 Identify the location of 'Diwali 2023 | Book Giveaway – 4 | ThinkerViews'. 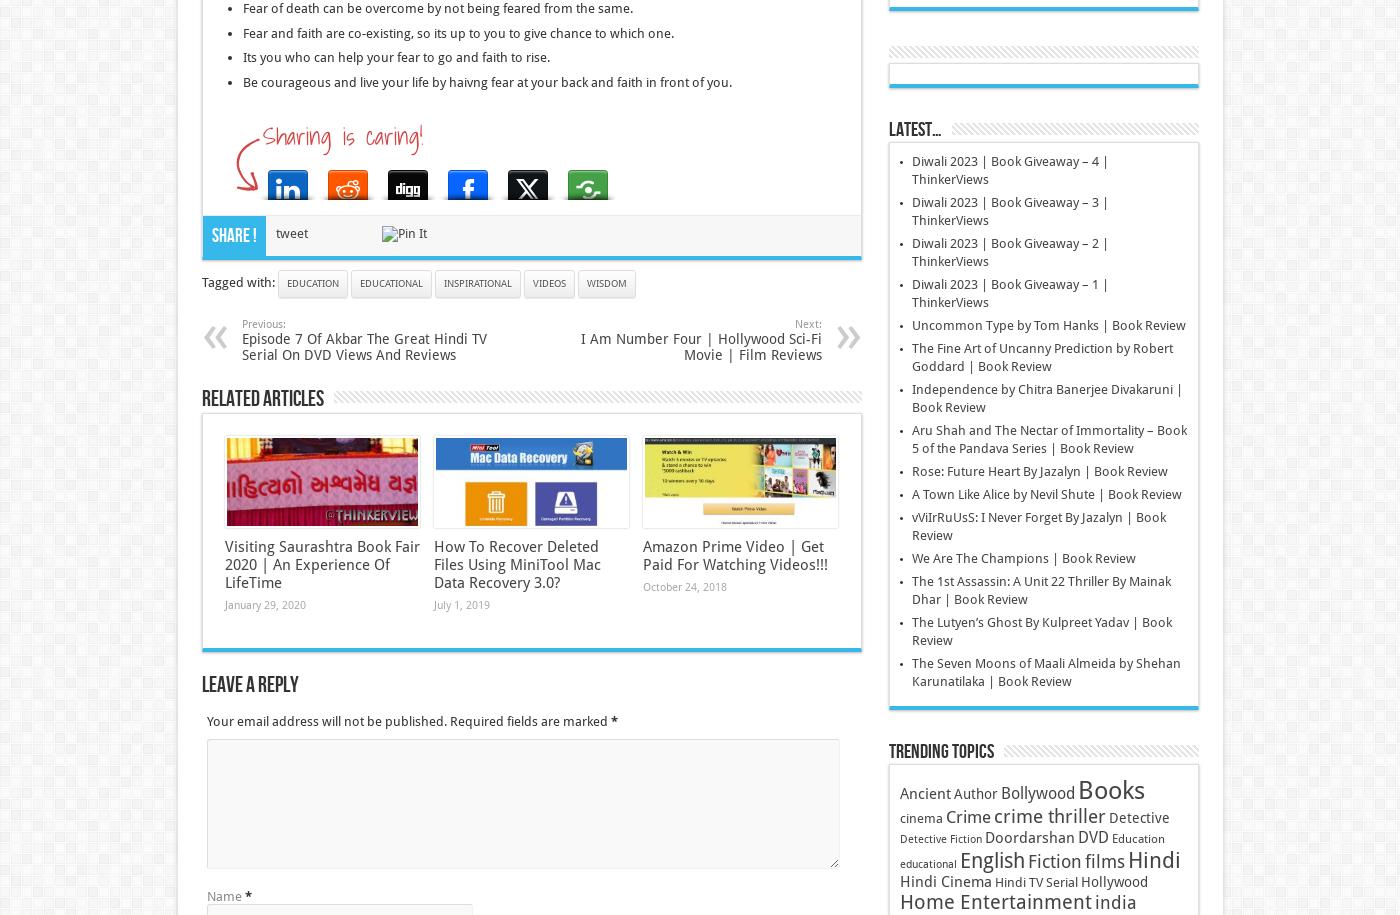
(910, 169).